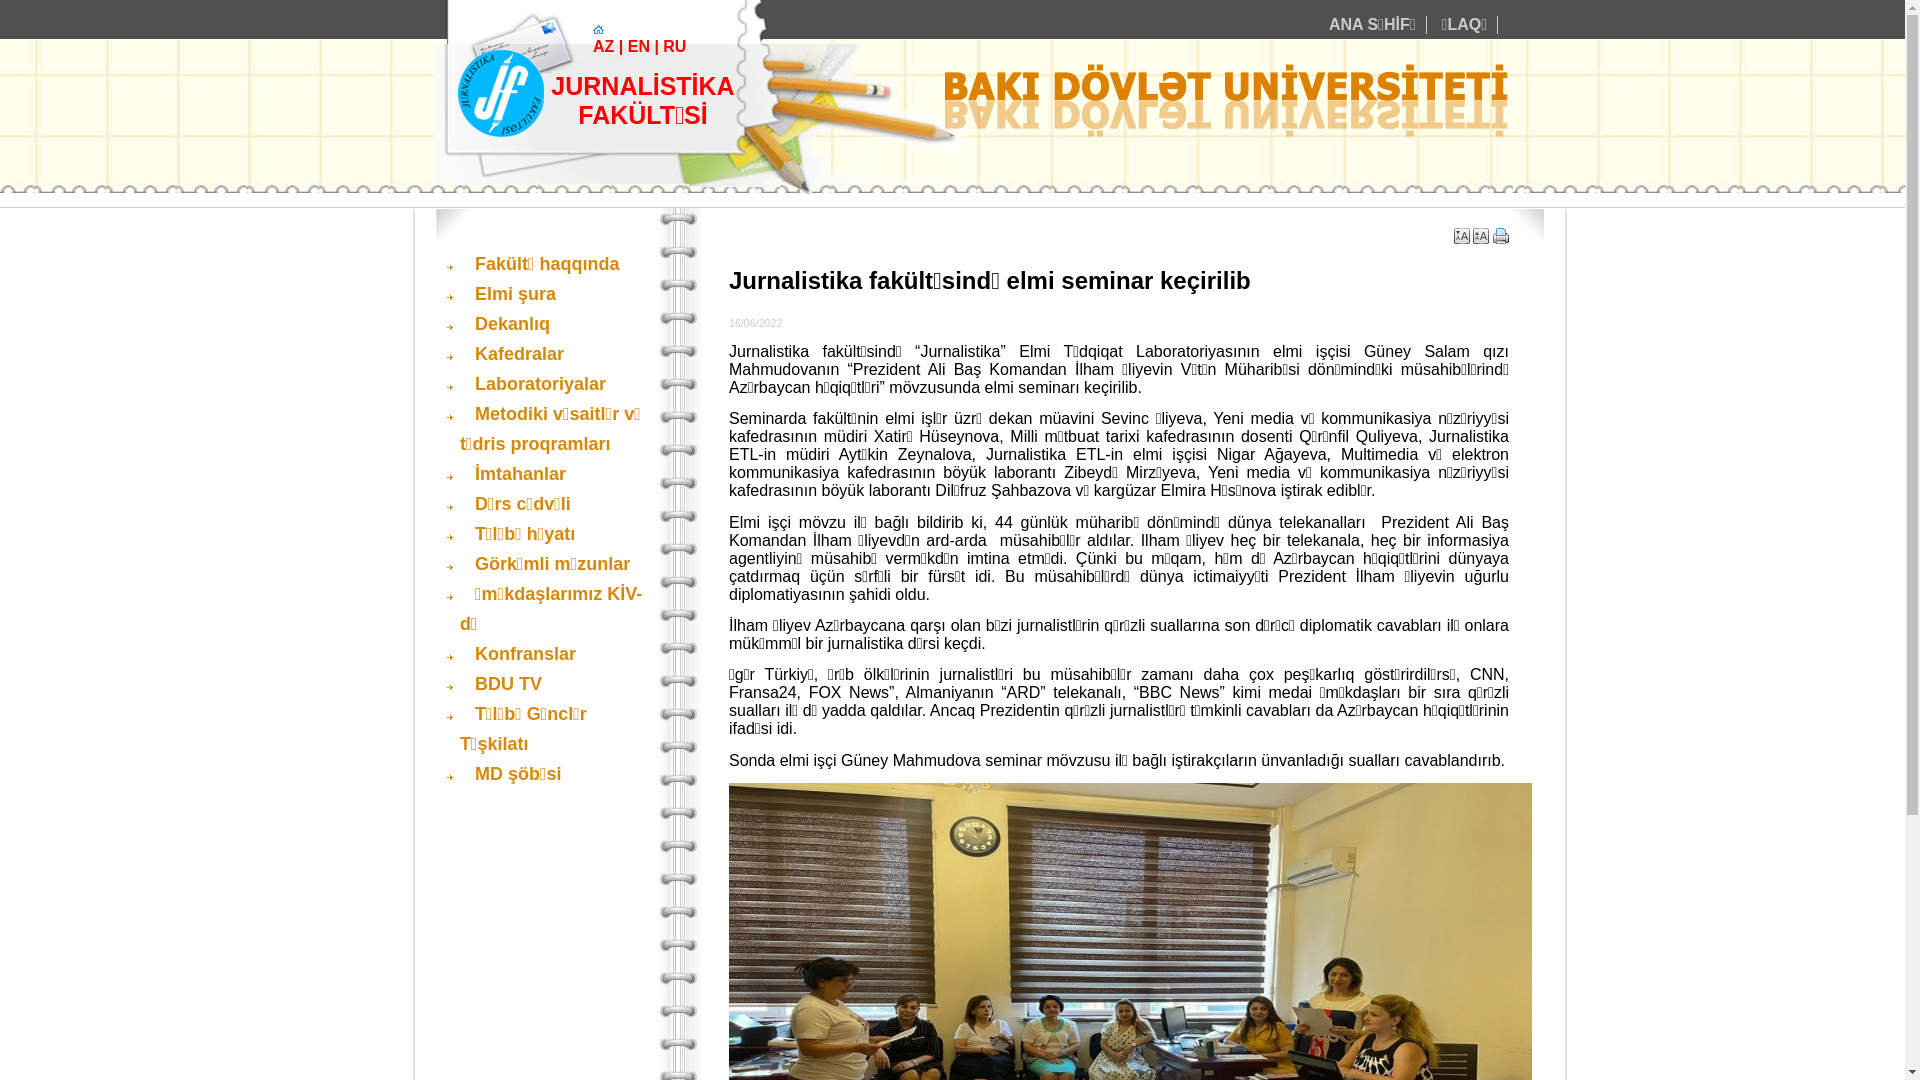 The image size is (1920, 1080). What do you see at coordinates (518, 654) in the screenshot?
I see `'Konfranslar'` at bounding box center [518, 654].